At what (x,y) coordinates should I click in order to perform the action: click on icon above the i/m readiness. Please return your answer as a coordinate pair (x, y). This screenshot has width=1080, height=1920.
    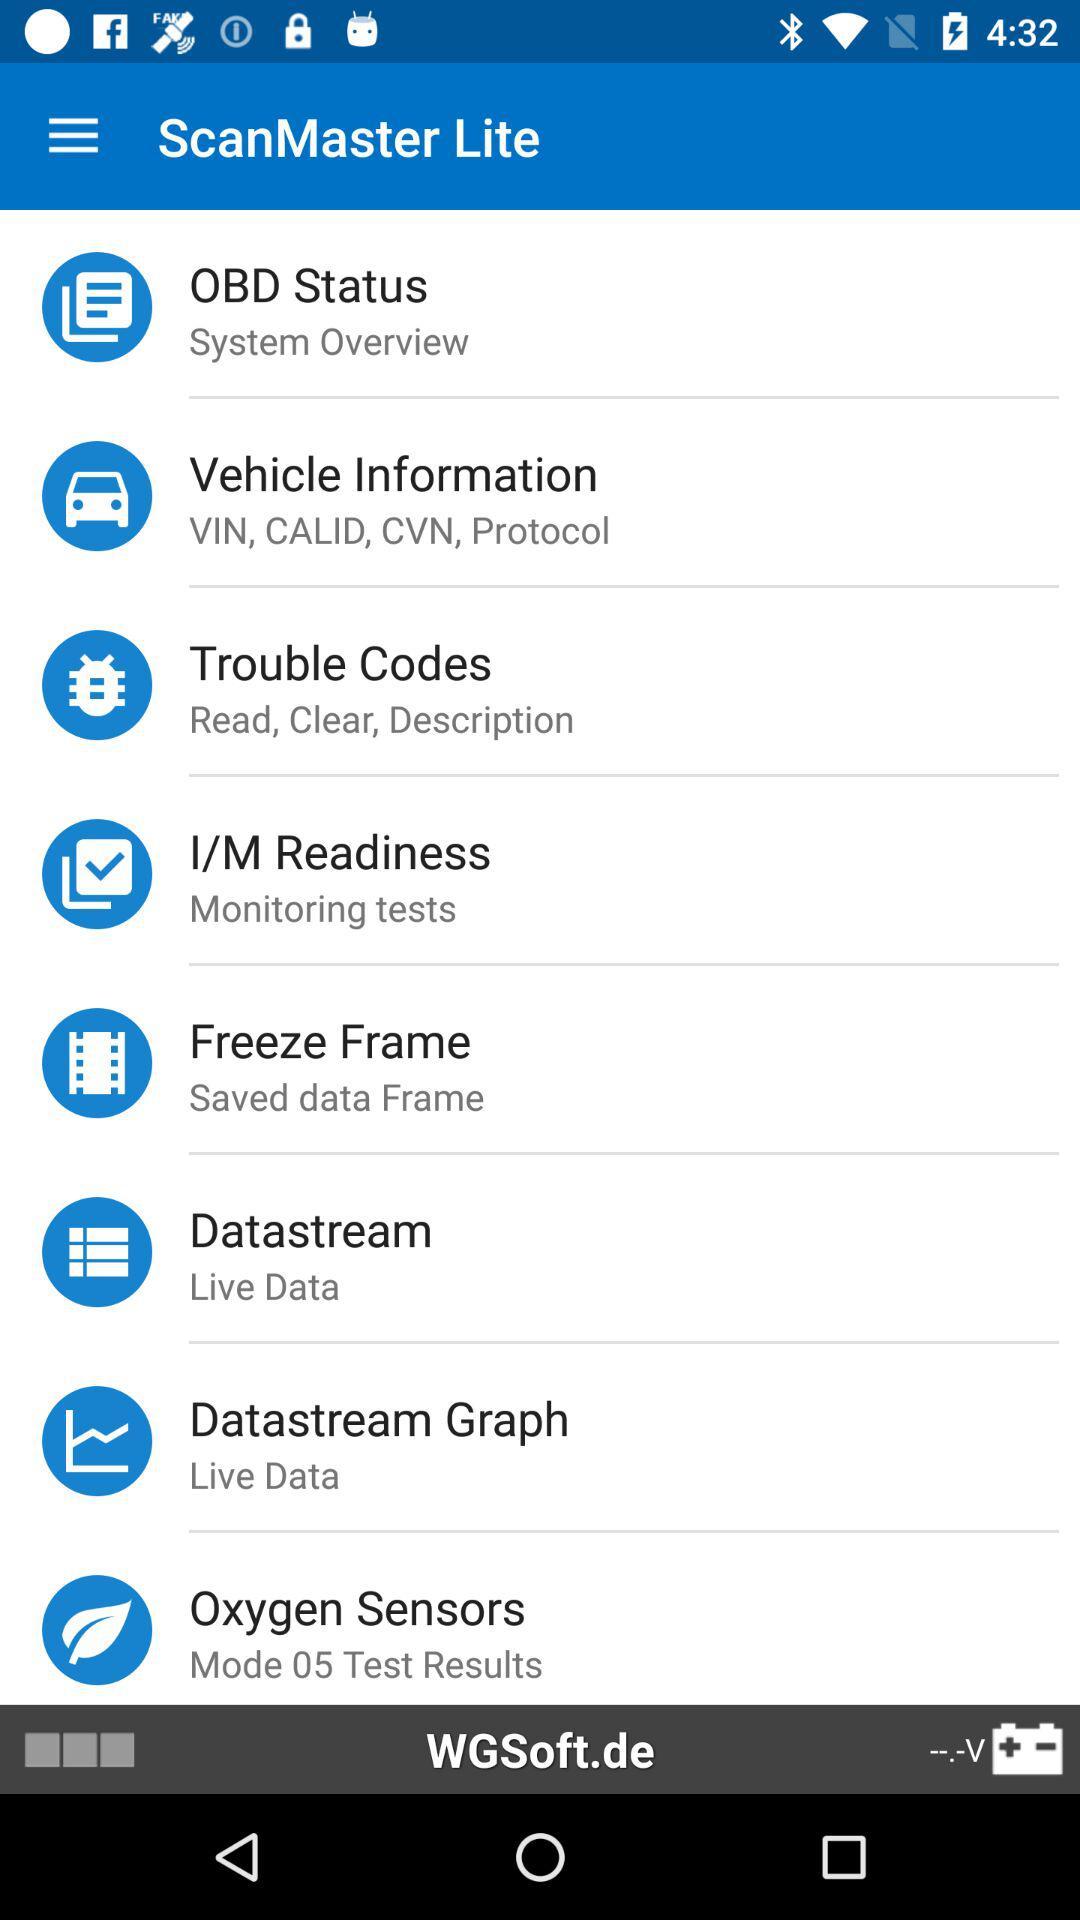
    Looking at the image, I should click on (623, 774).